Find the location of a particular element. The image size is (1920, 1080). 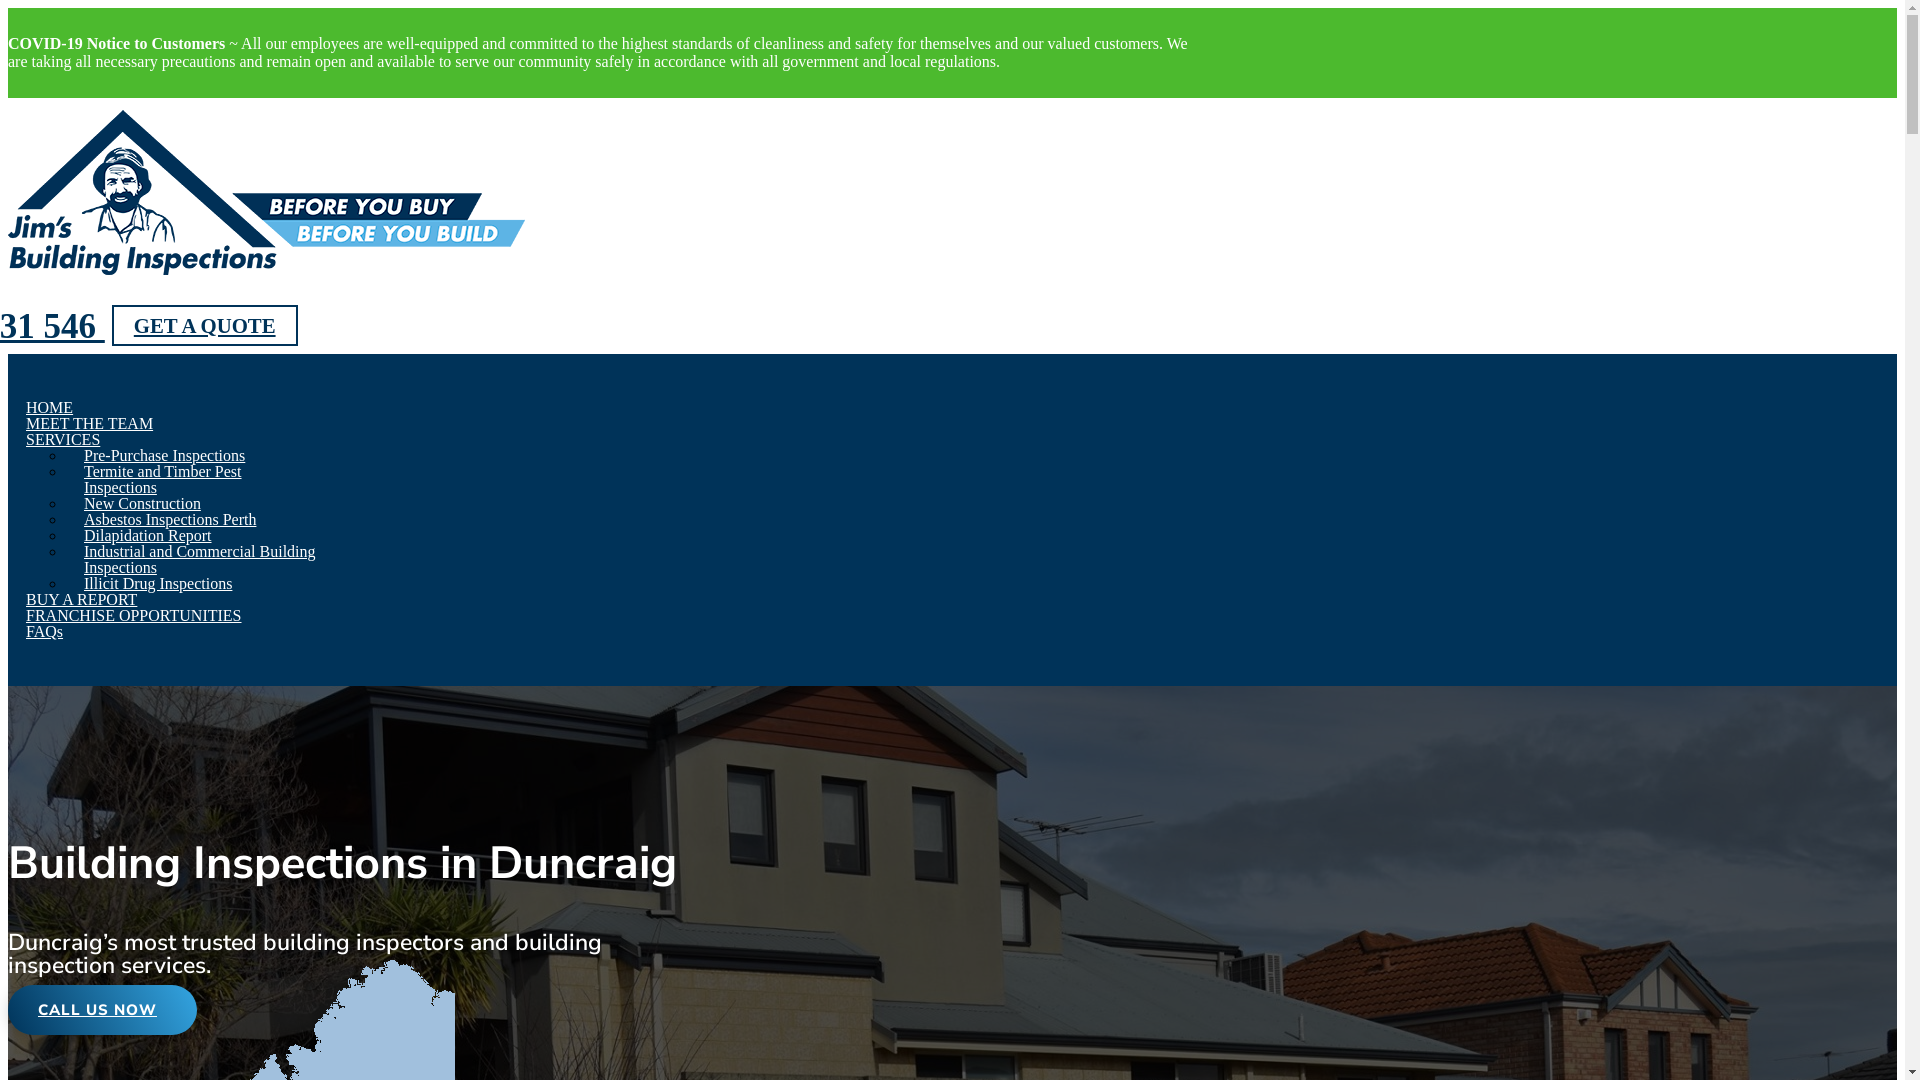

'BUY A REPORT' is located at coordinates (80, 598).